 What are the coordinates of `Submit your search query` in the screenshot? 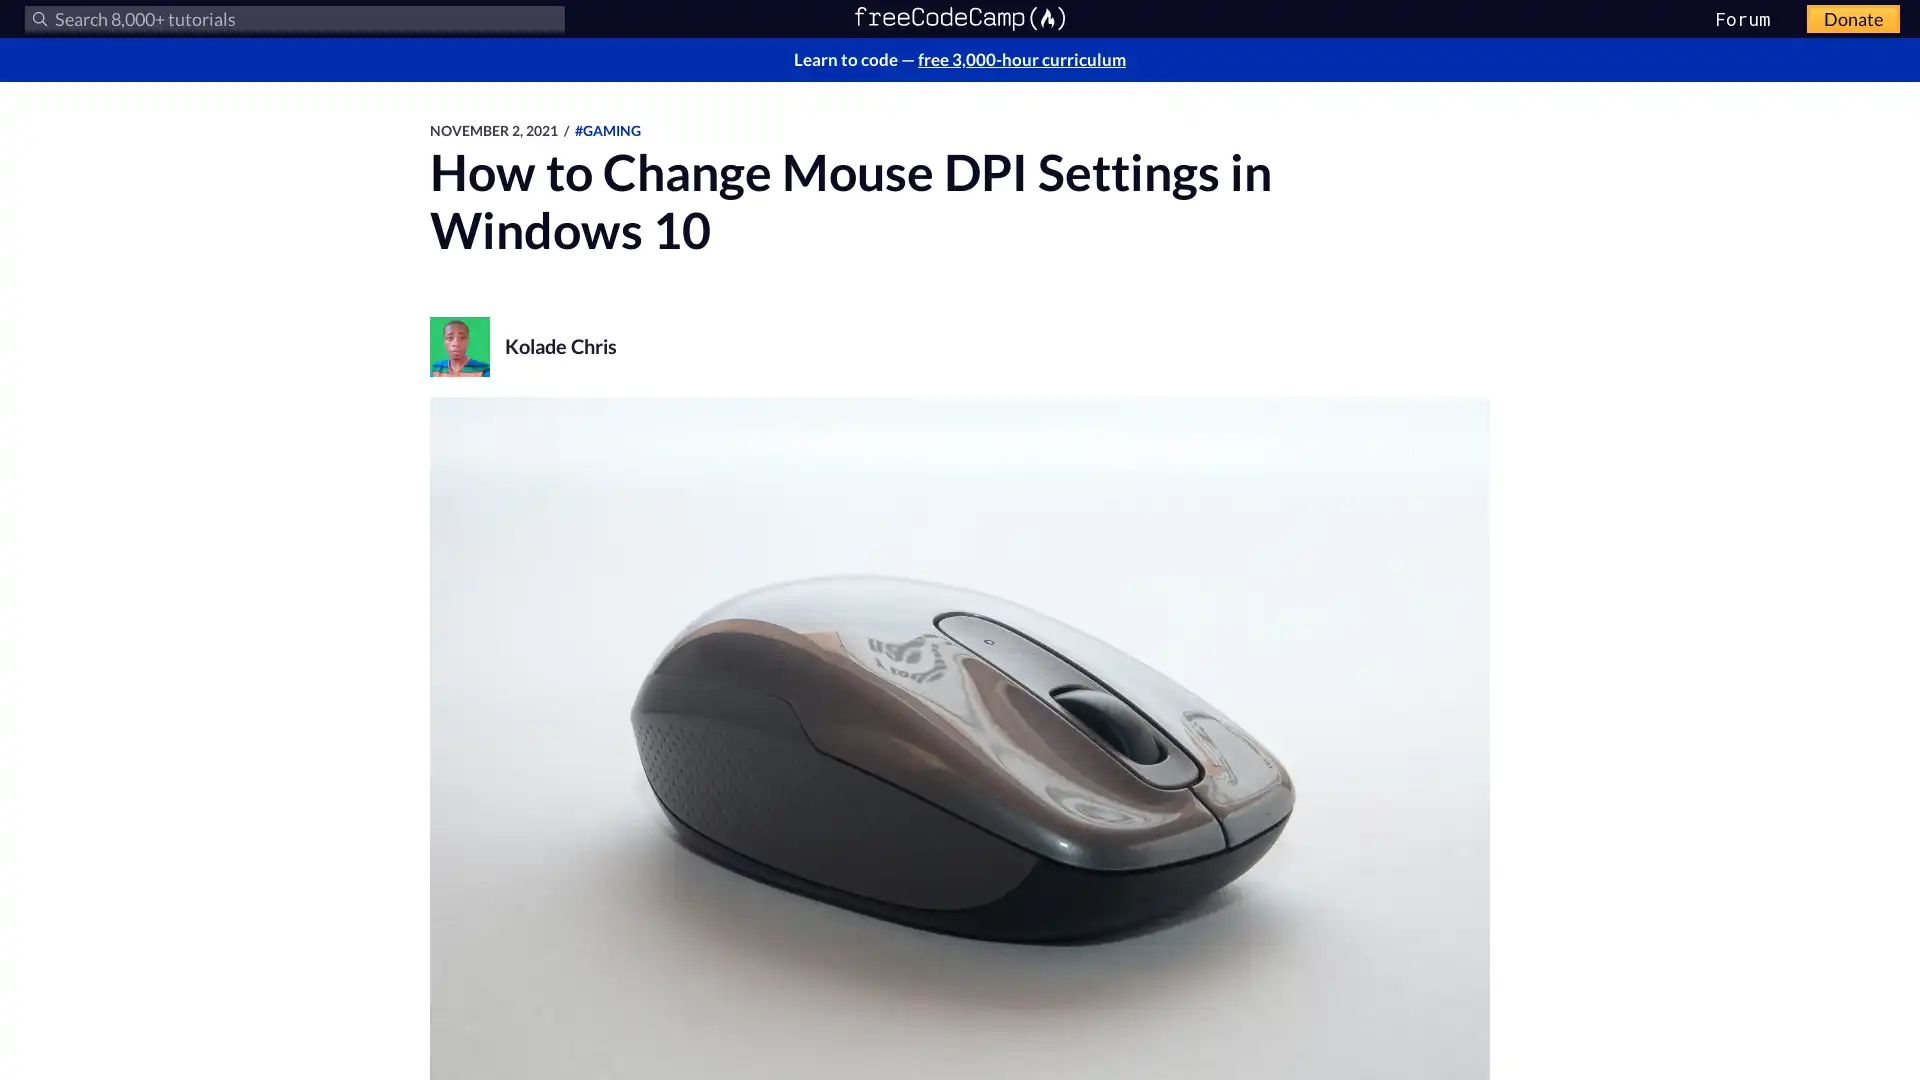 It's located at (39, 19).